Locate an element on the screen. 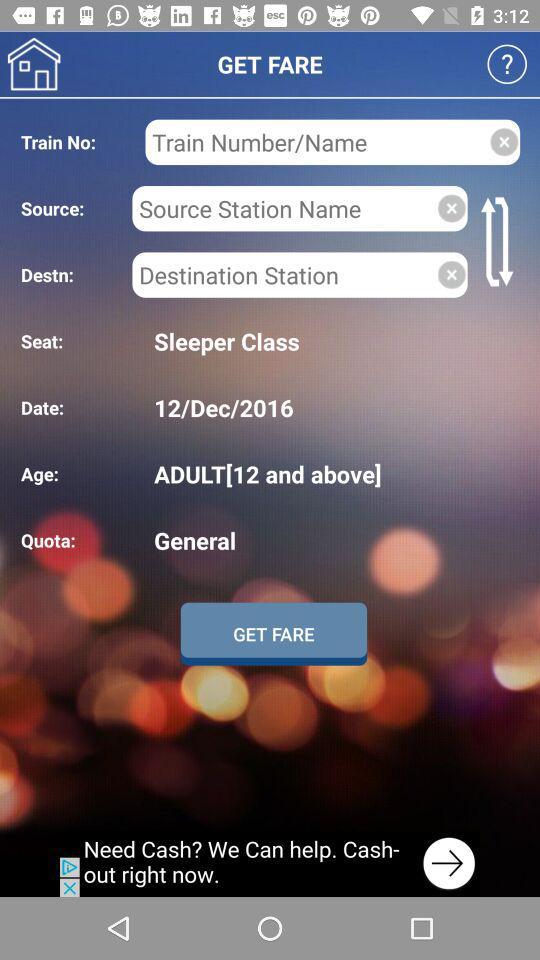 This screenshot has width=540, height=960. click close icon is located at coordinates (451, 208).